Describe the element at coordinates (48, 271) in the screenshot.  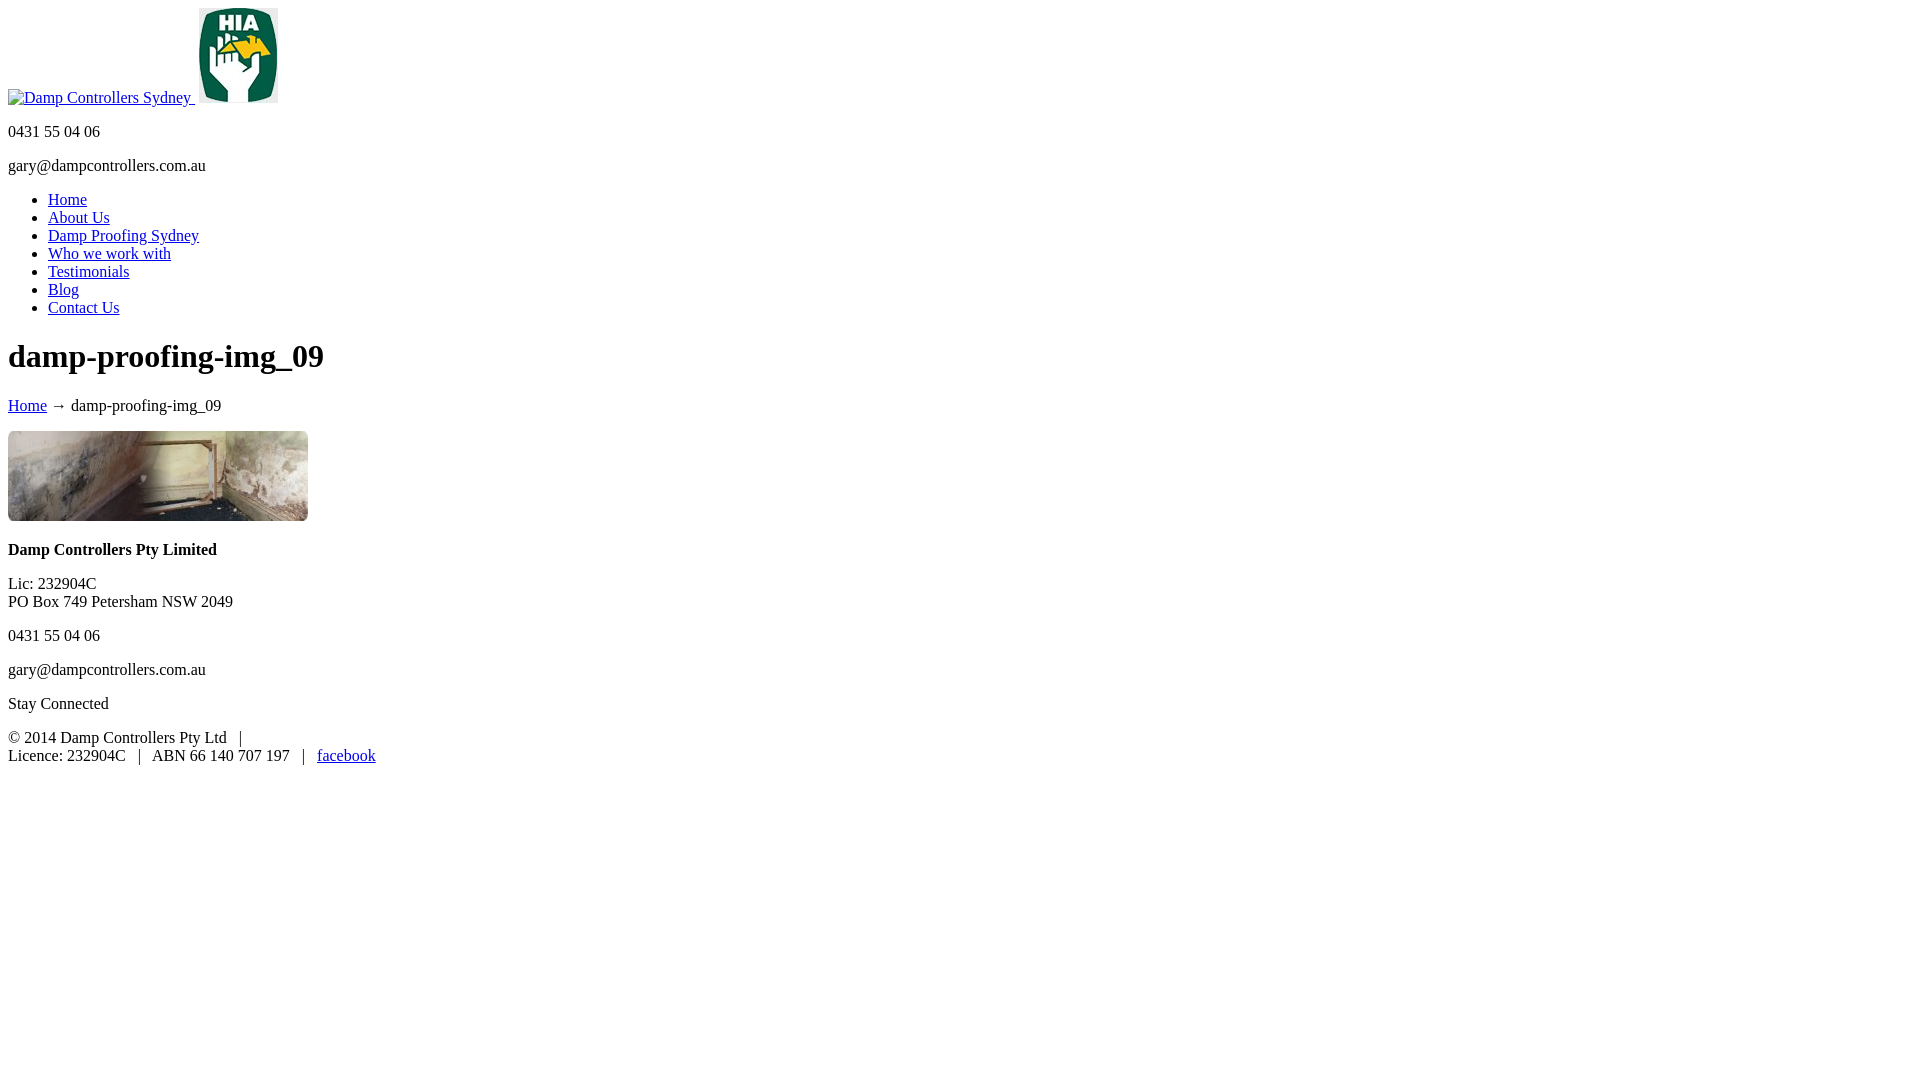
I see `'Testimonials'` at that location.